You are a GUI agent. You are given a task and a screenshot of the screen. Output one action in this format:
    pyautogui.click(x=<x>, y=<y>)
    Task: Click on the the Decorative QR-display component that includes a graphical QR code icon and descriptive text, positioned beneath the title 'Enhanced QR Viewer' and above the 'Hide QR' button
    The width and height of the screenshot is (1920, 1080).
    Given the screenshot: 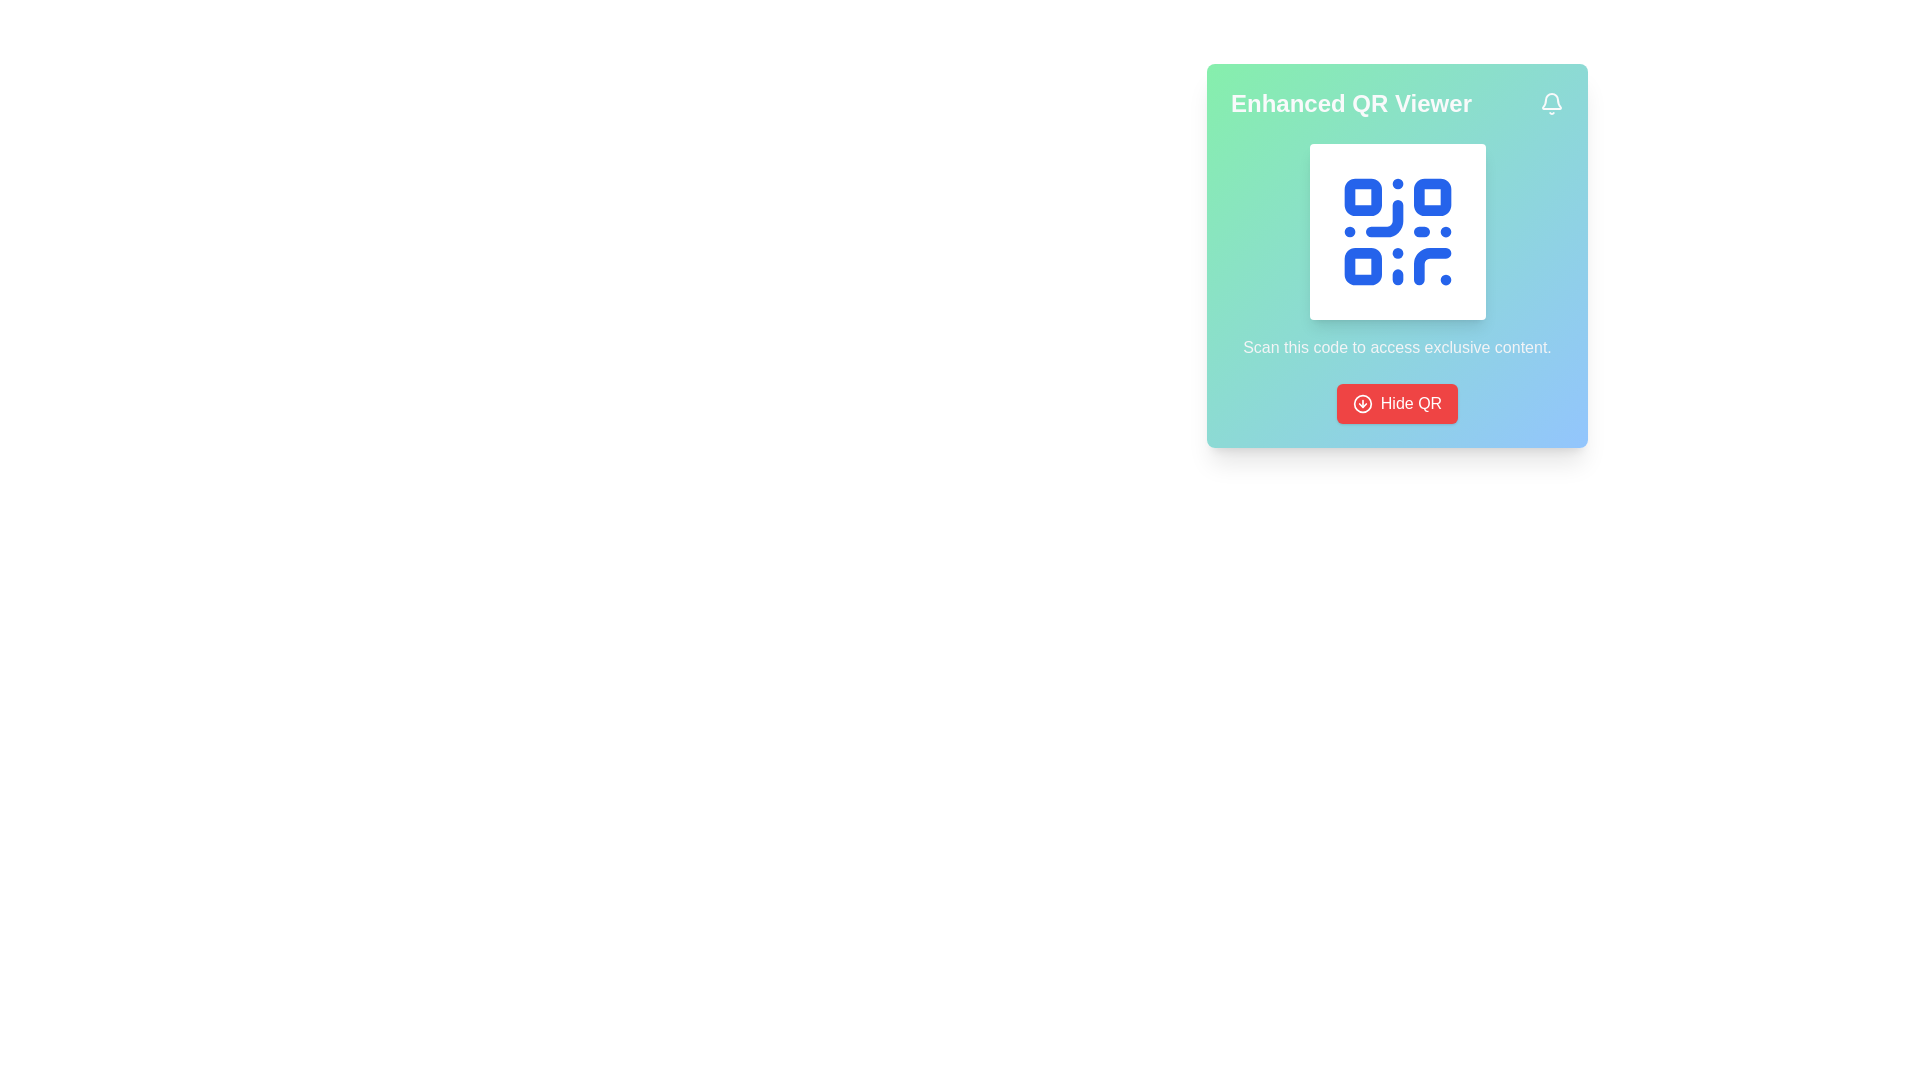 What is the action you would take?
    pyautogui.click(x=1396, y=250)
    